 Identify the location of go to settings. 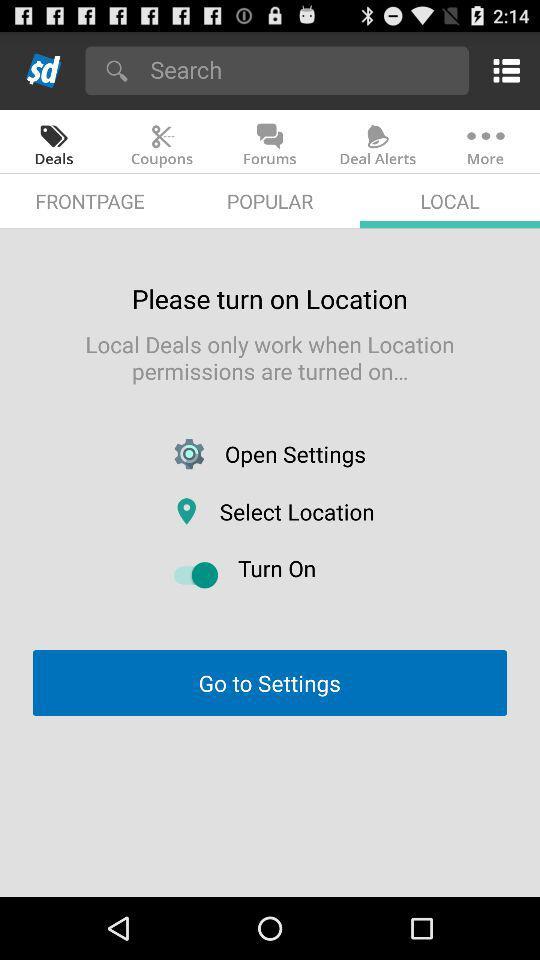
(269, 683).